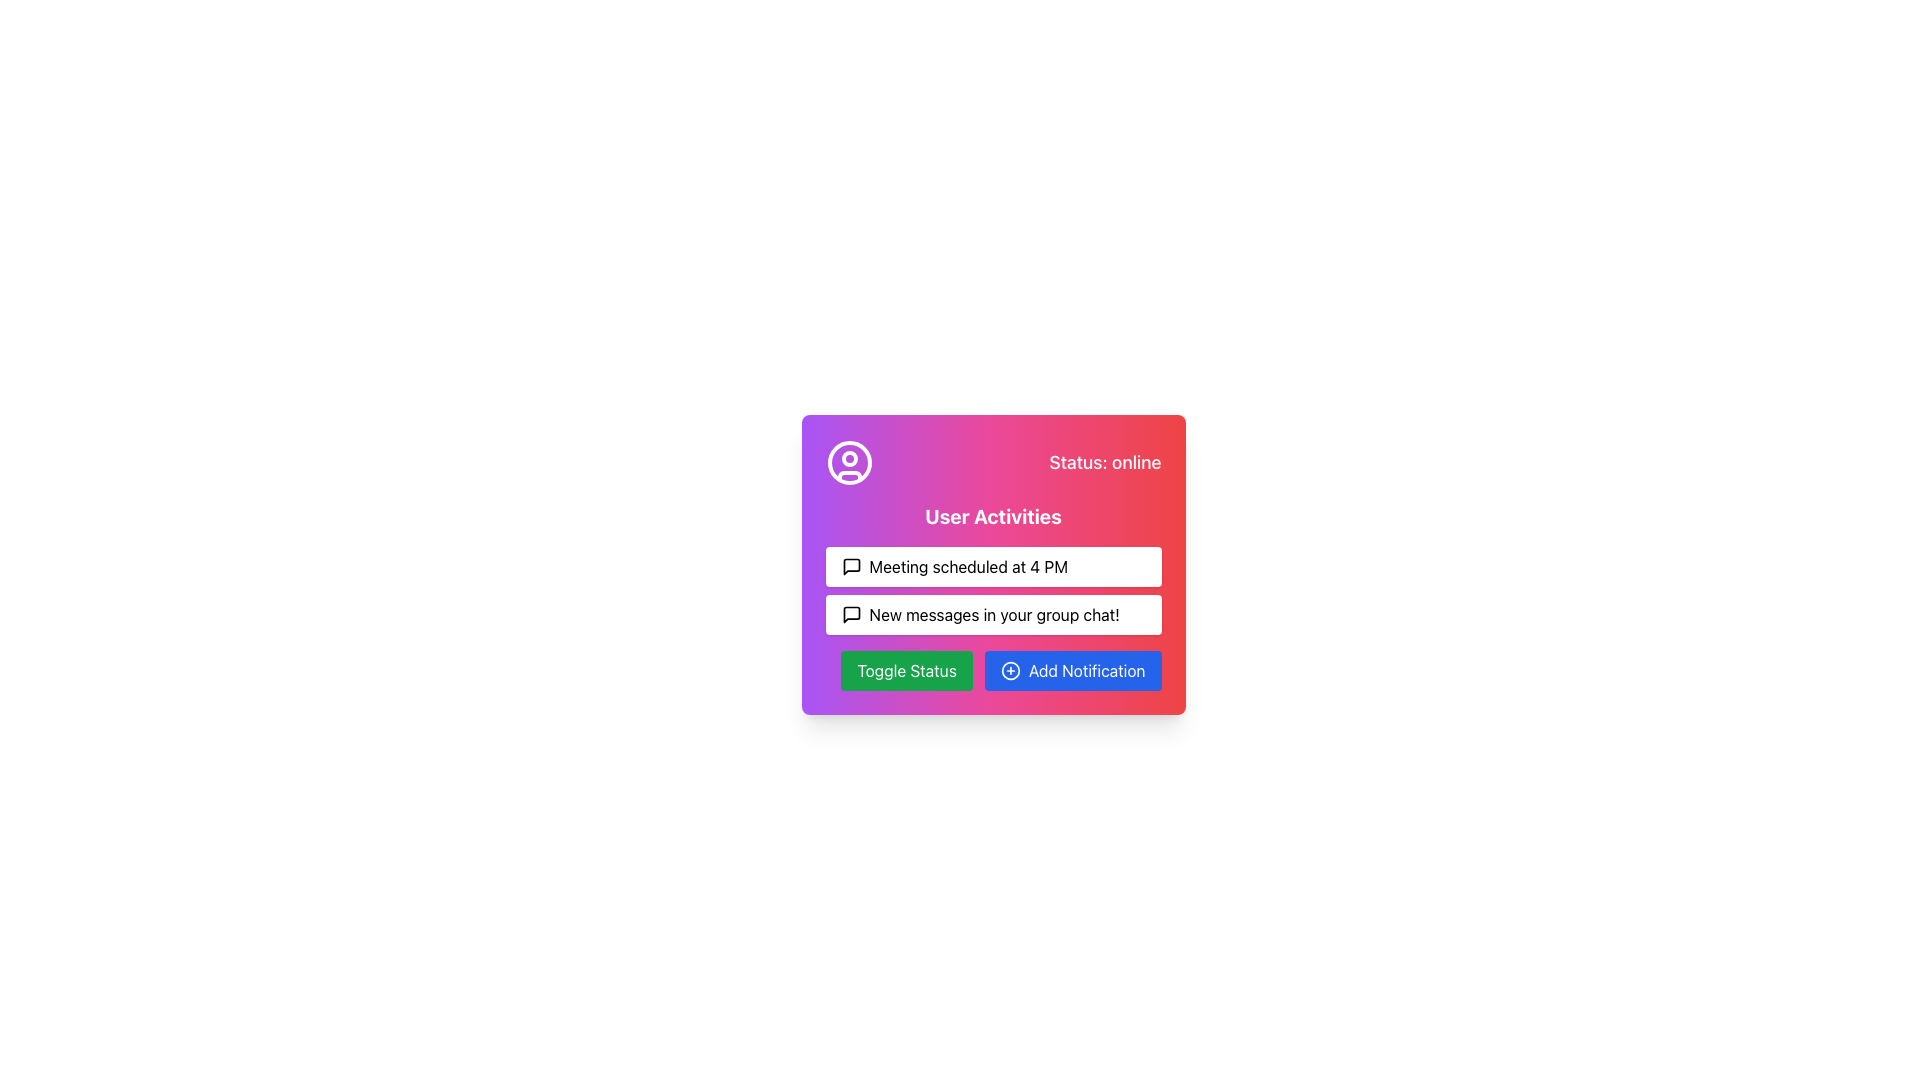 This screenshot has height=1080, width=1920. Describe the element at coordinates (851, 613) in the screenshot. I see `the notification icon located in the second row of the 'User Activities' section, which is adjacent to the text 'New messages in your group chat!'` at that location.